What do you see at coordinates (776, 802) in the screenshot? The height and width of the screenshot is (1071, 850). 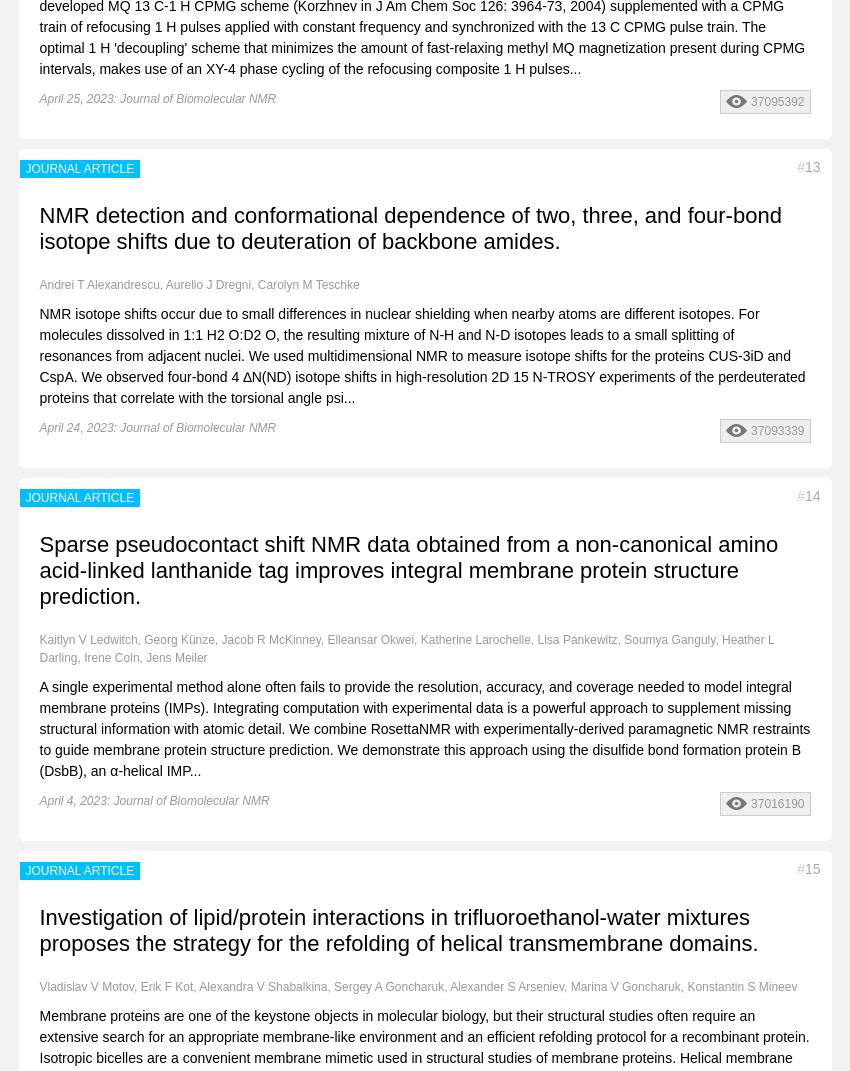 I see `'37016190'` at bounding box center [776, 802].